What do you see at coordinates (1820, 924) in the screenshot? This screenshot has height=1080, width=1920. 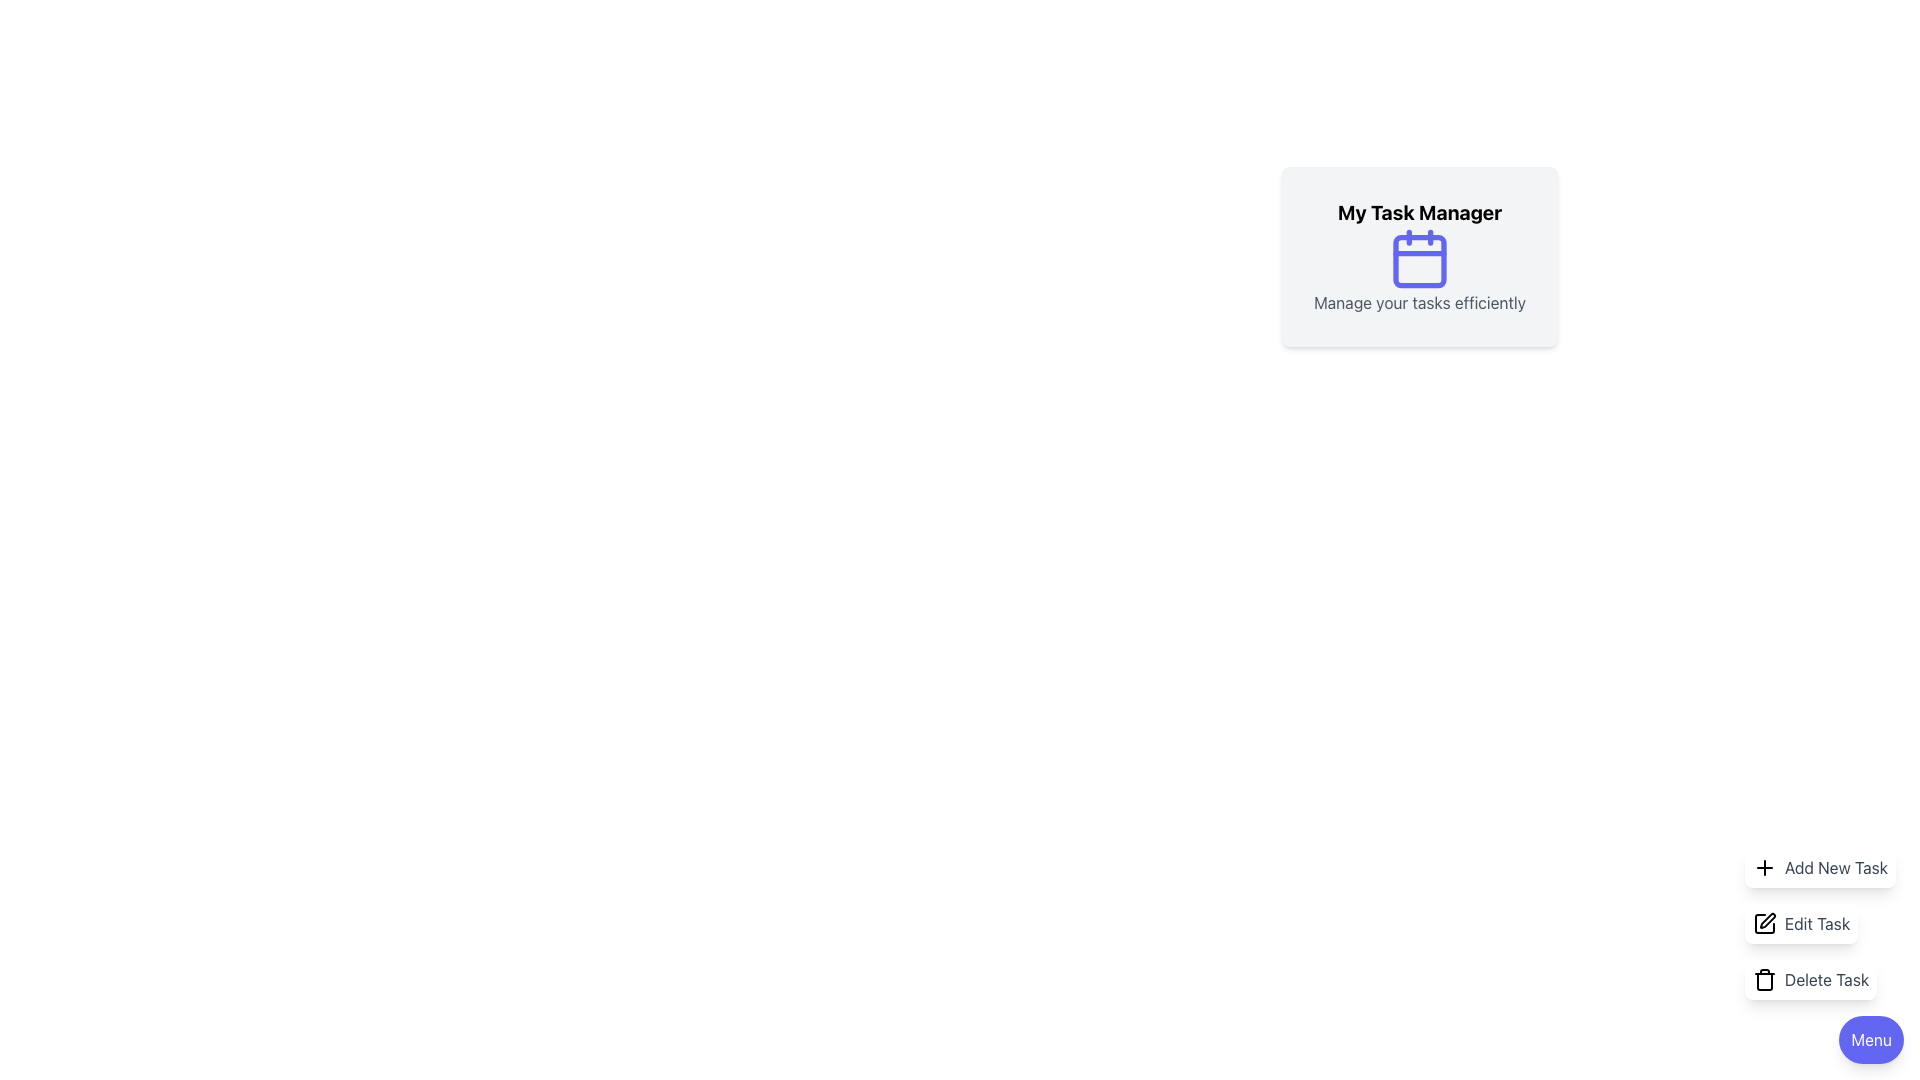 I see `the 'Edit Task' button using keyboard navigation` at bounding box center [1820, 924].